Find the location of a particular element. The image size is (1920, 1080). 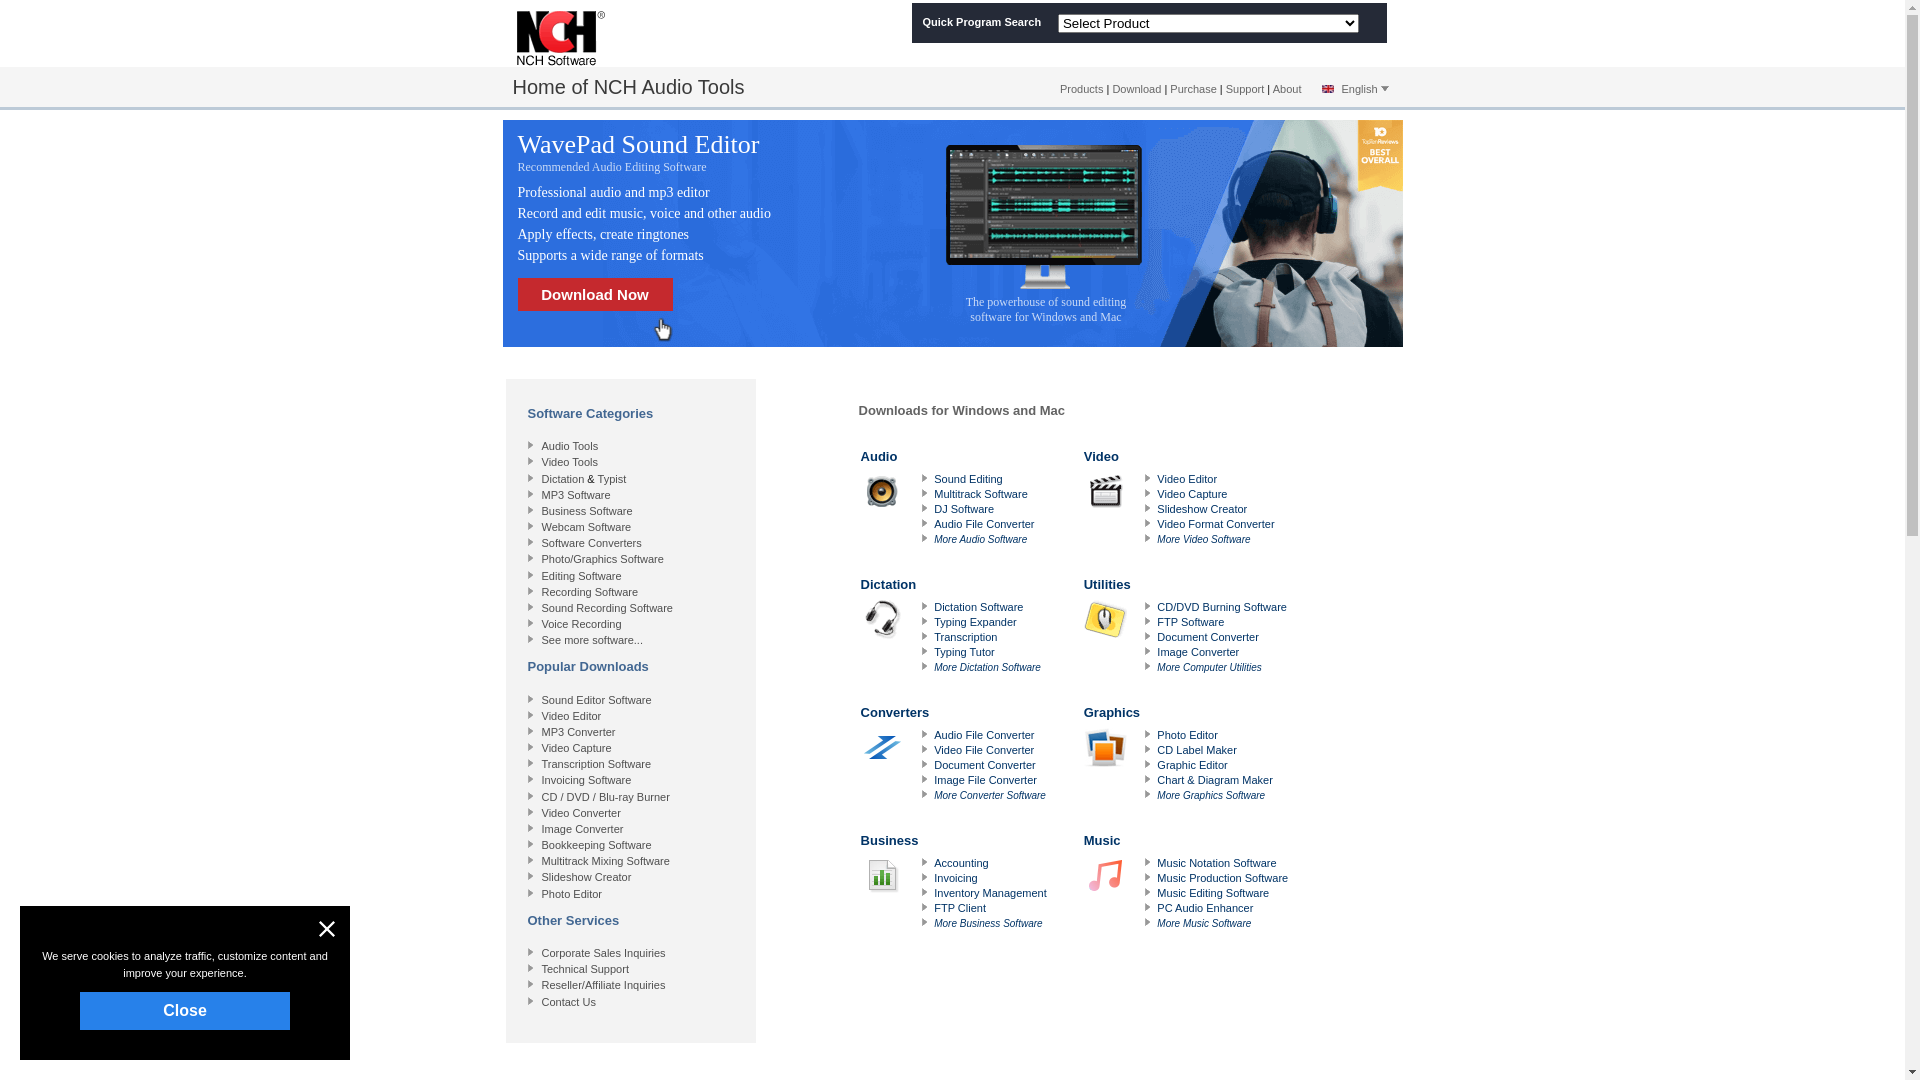

'Webcam Software' is located at coordinates (585, 526).